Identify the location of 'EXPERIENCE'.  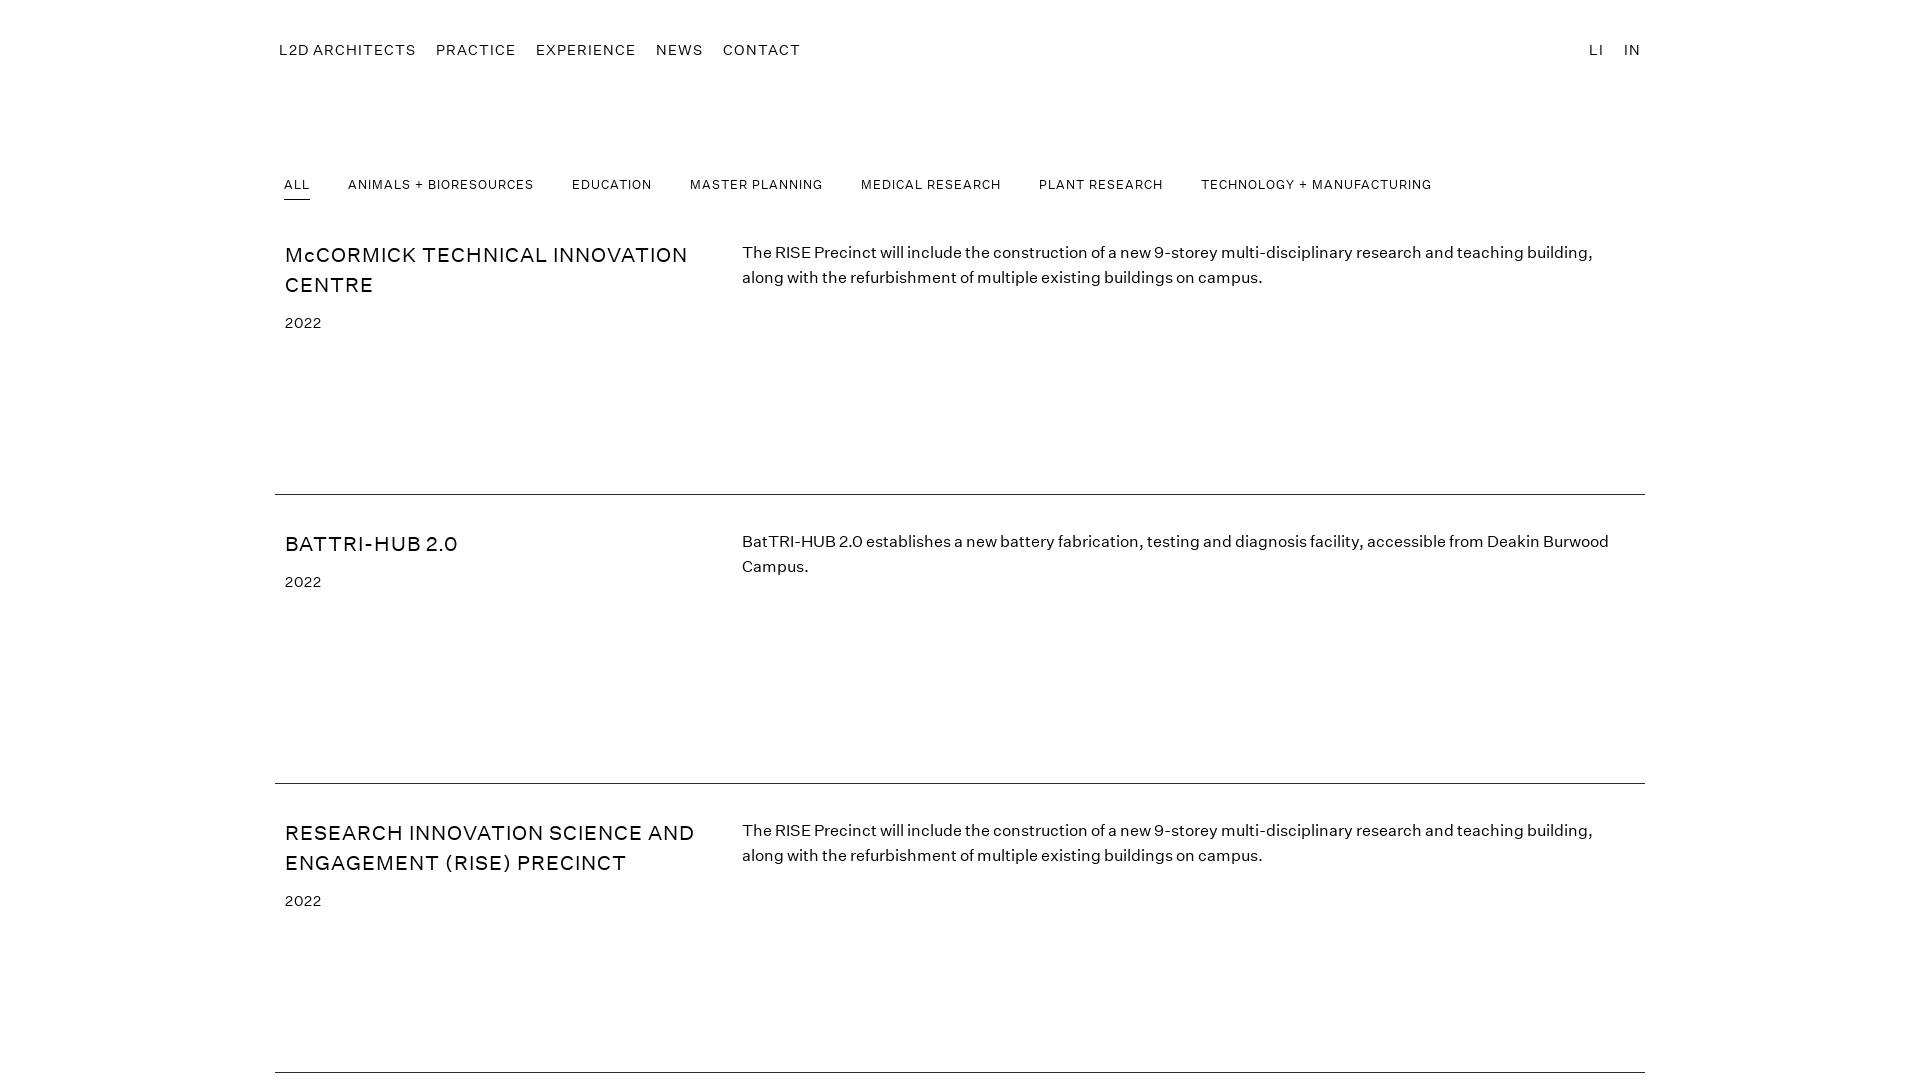
(584, 49).